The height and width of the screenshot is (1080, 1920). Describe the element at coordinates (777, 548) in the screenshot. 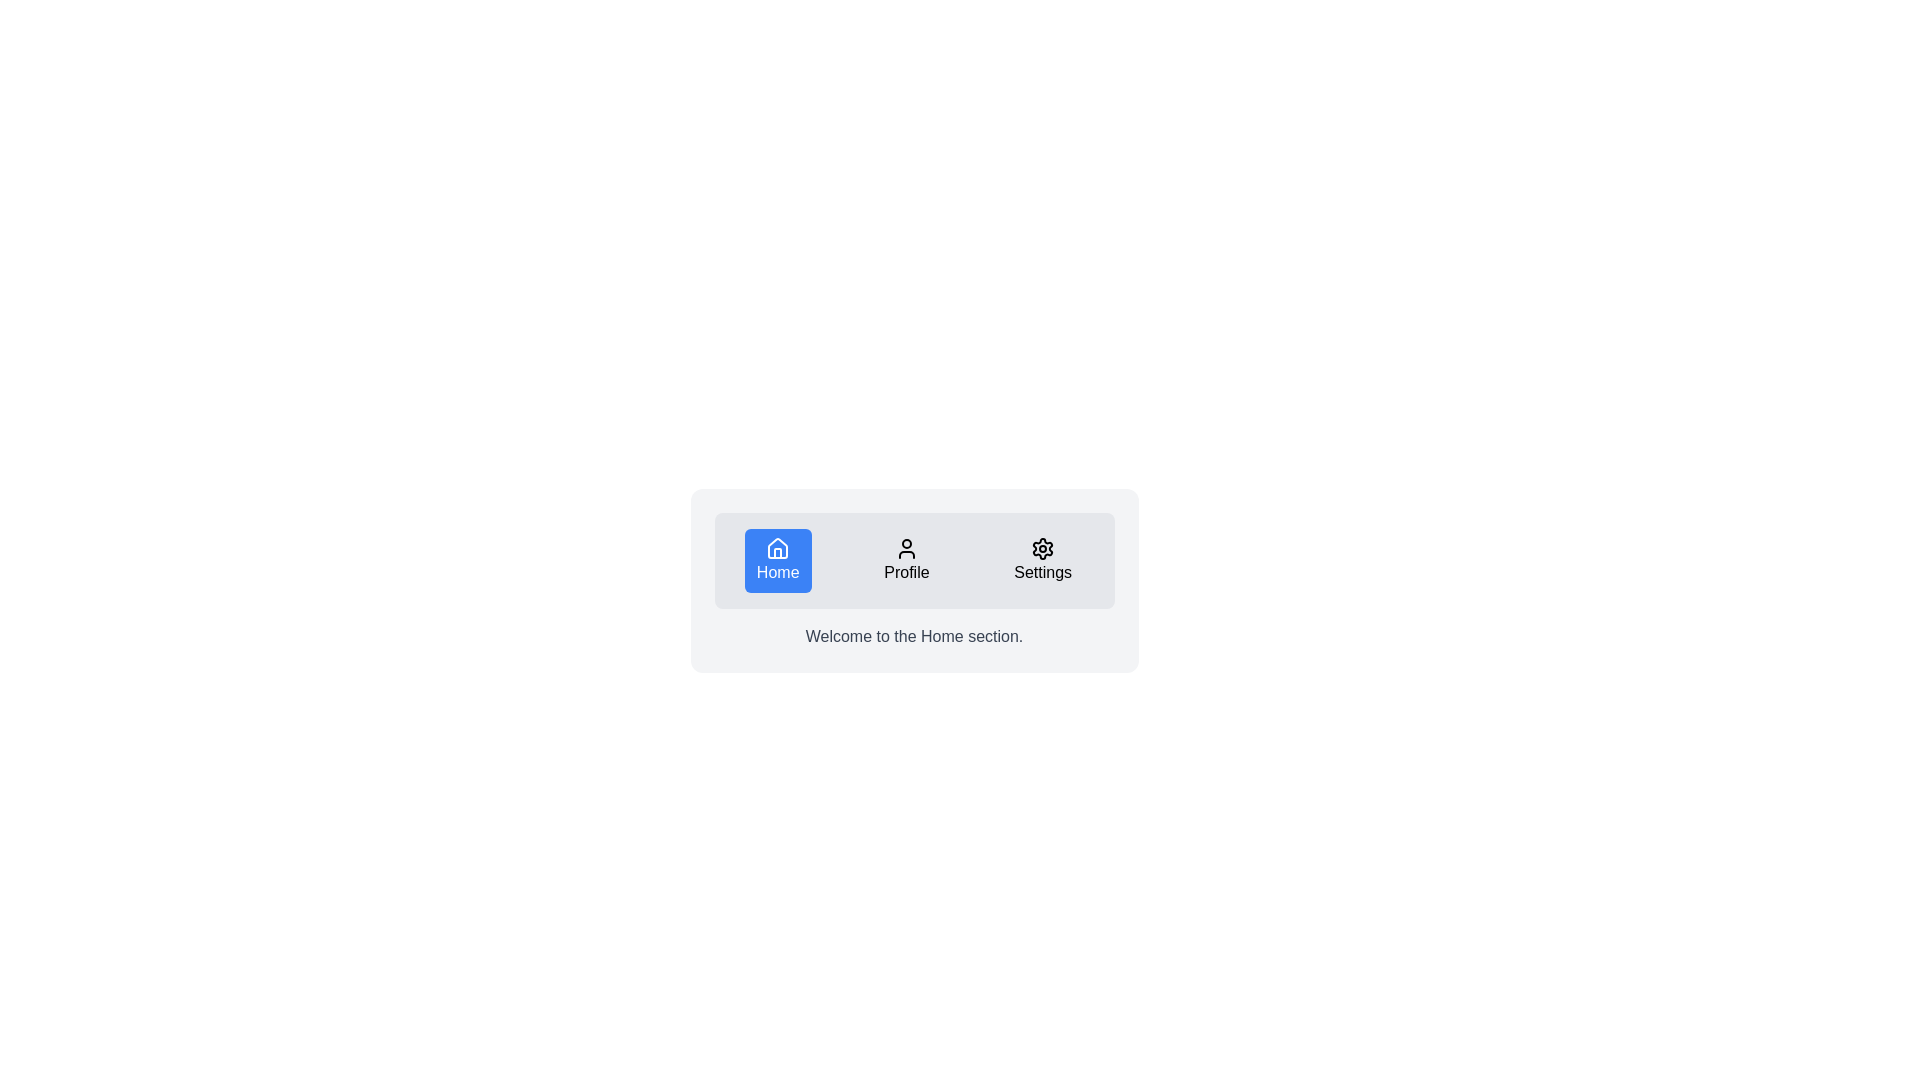

I see `the house-like icon with a blue background located on the left side of the horizontal navigation bar` at that location.